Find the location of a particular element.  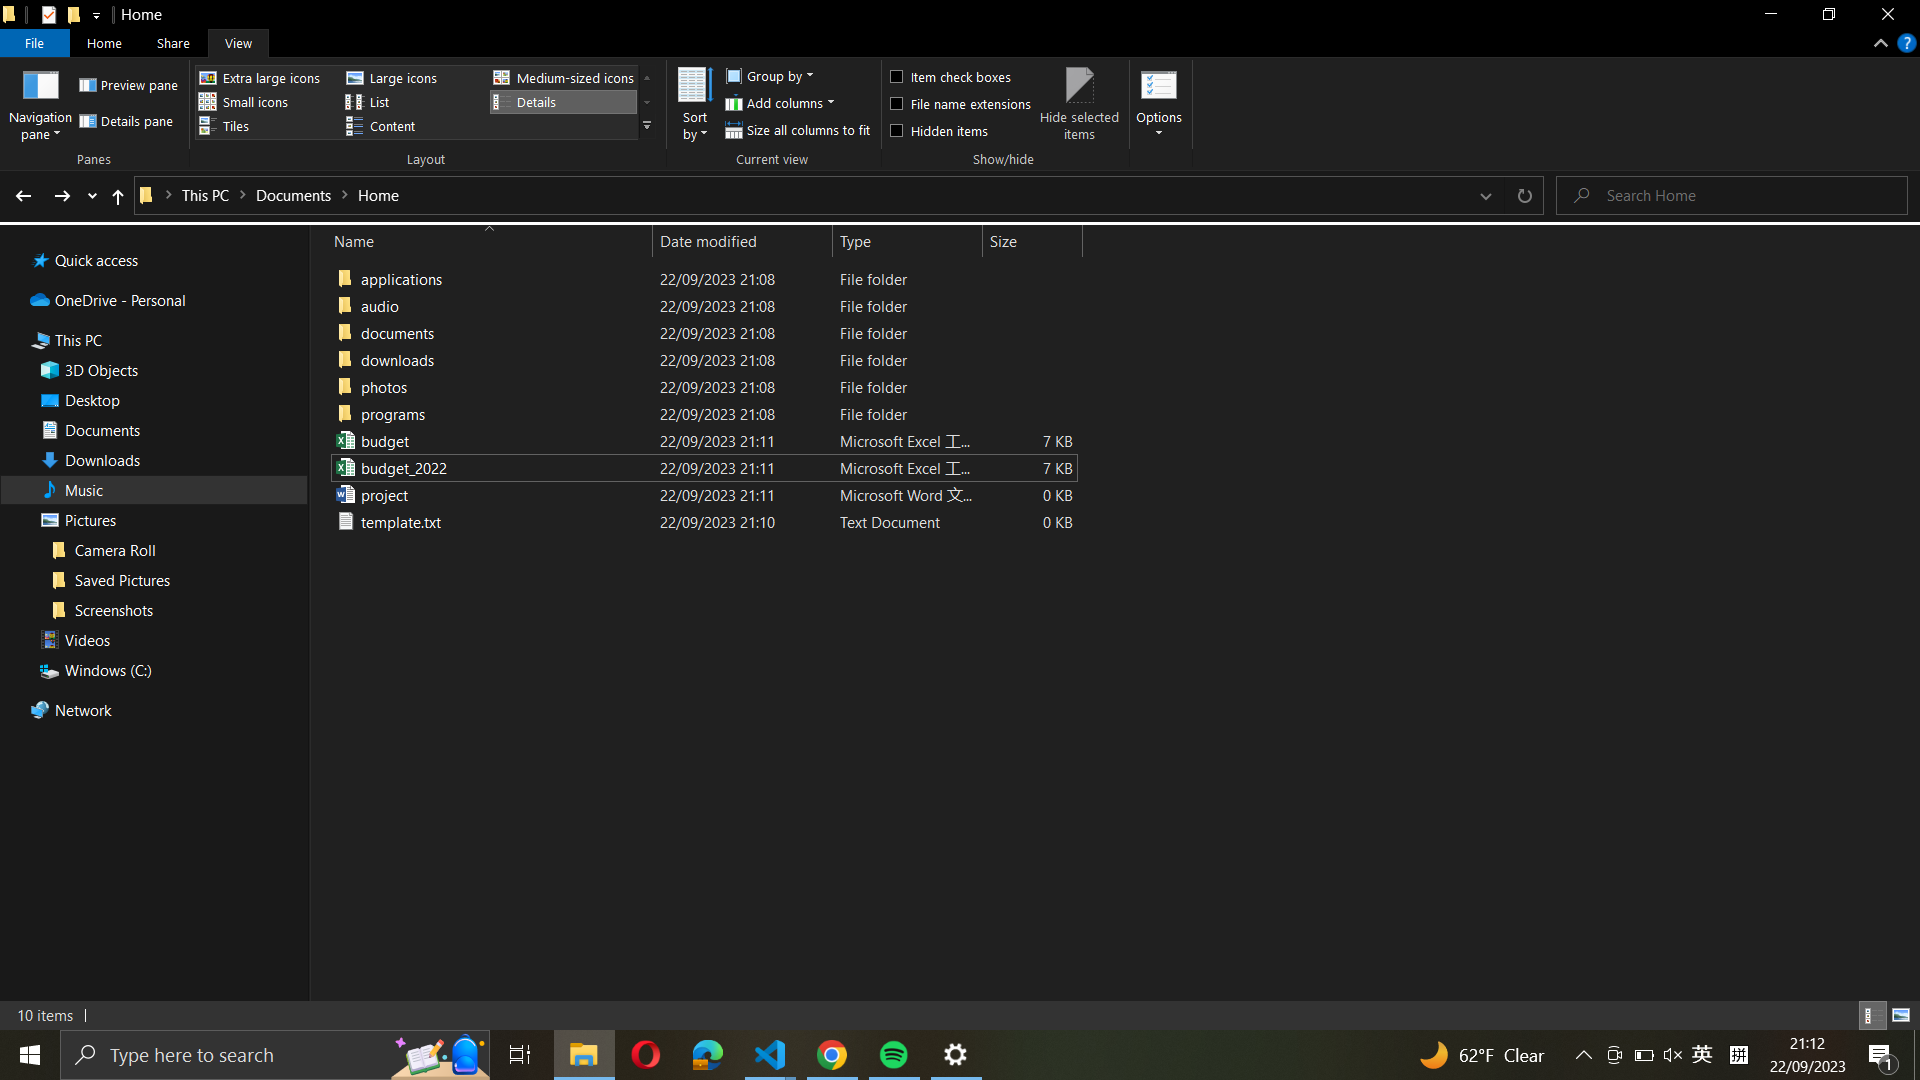

Accomplish the termination of the existing window using the "close_window" command is located at coordinates (1886, 17).